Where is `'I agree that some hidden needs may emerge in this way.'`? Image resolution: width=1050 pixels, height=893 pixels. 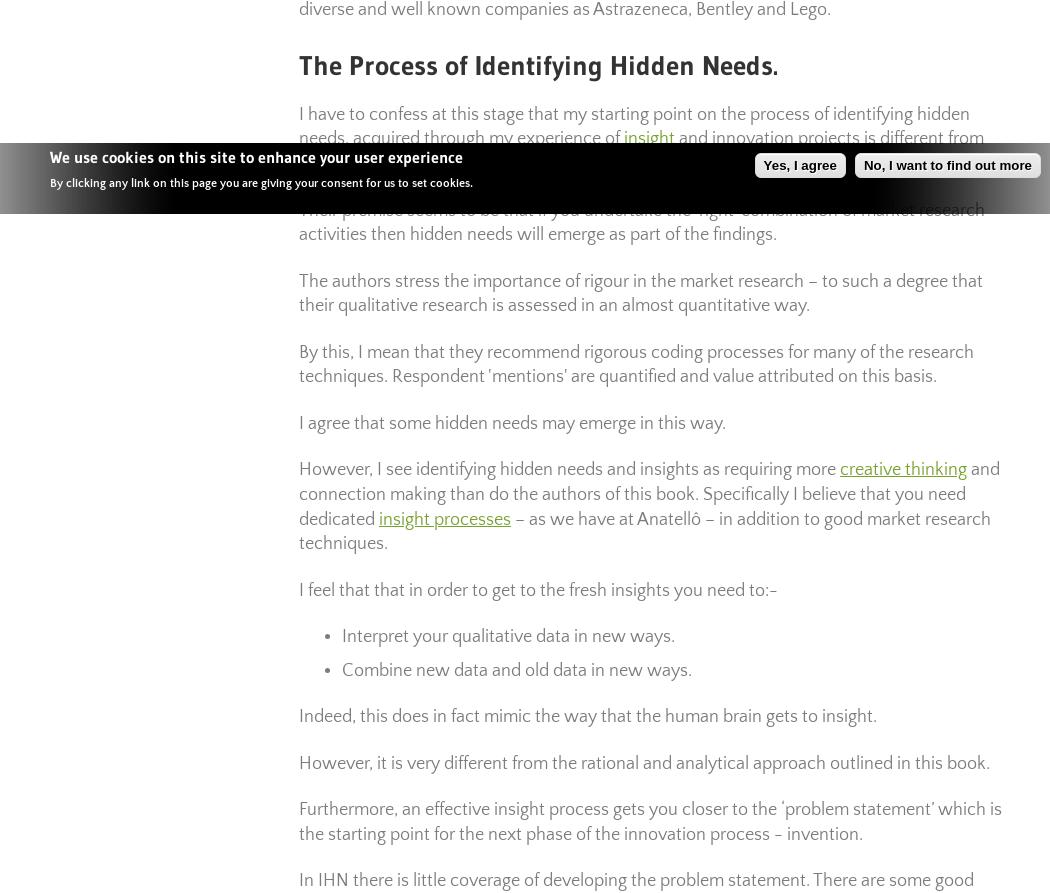 'I agree that some hidden needs may emerge in this way.' is located at coordinates (298, 423).